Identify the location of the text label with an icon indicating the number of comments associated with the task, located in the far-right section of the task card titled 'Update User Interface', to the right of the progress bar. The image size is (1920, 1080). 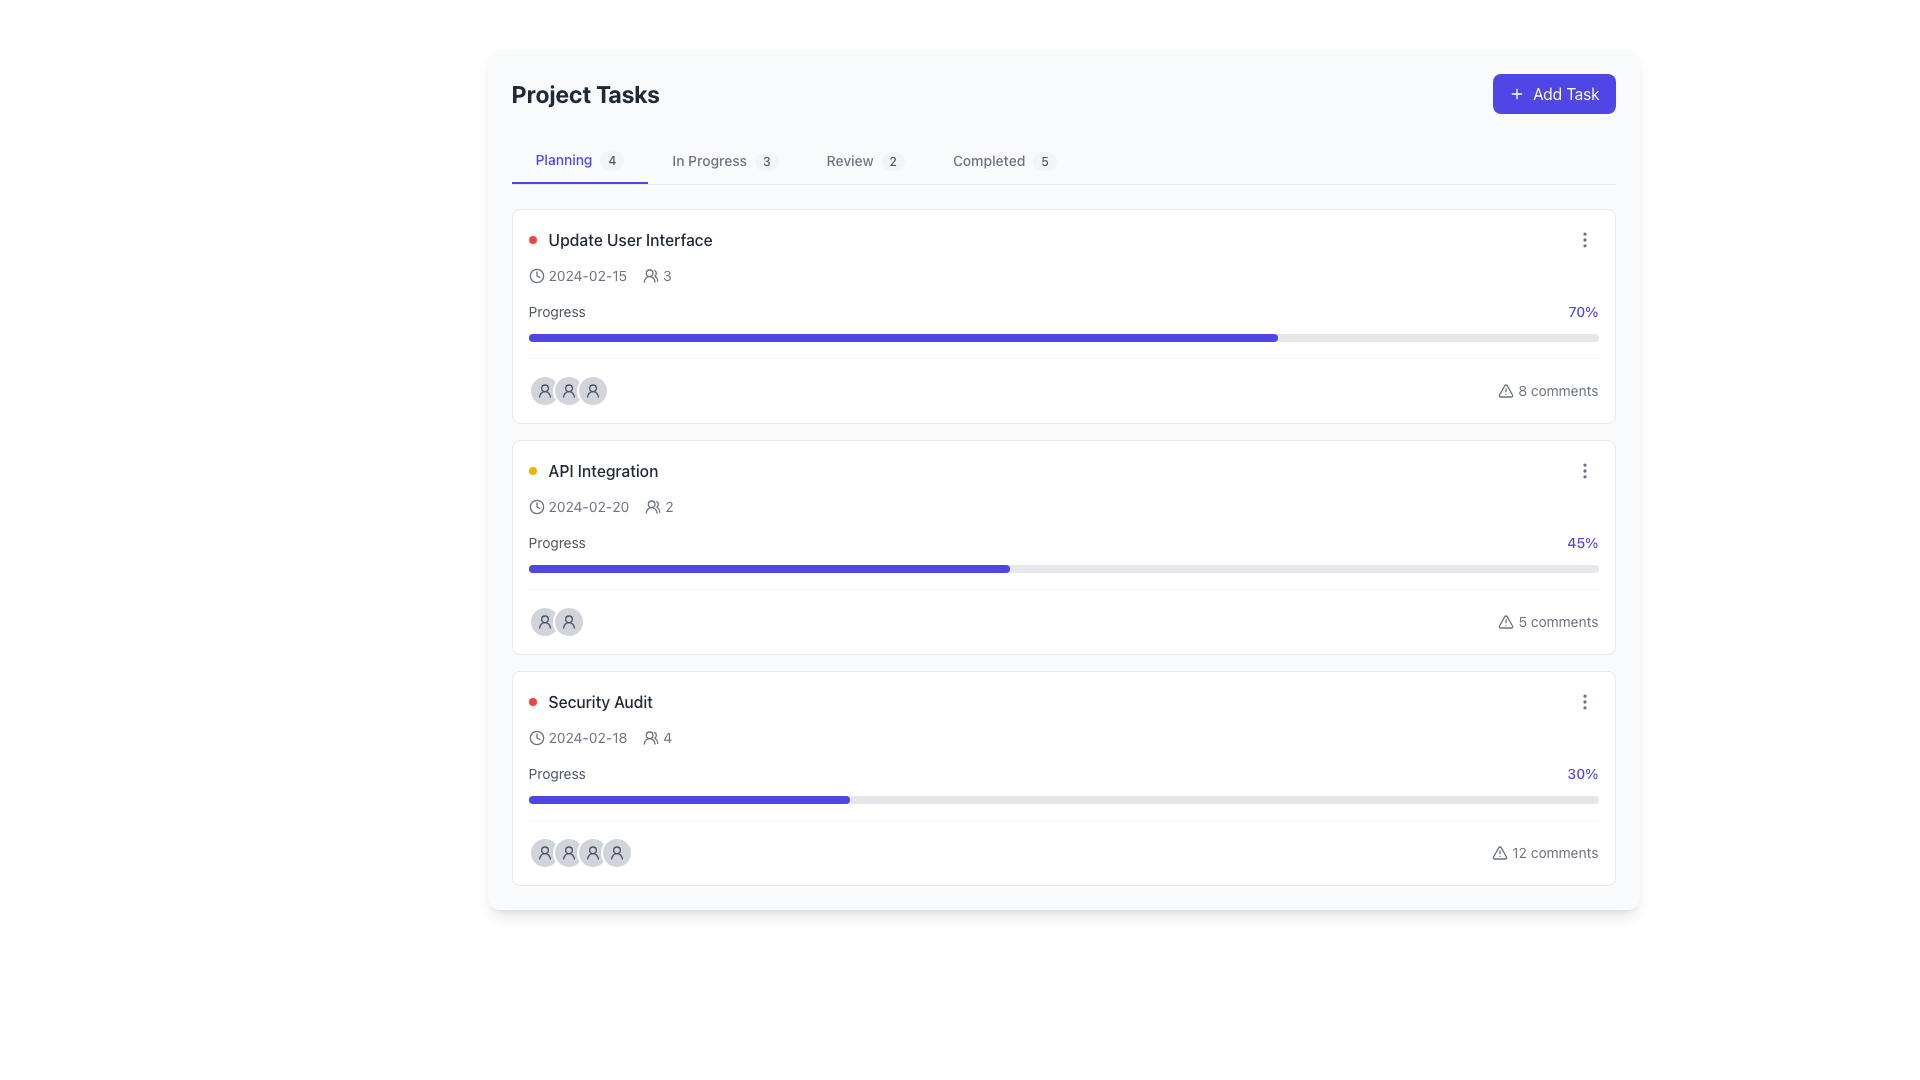
(1547, 390).